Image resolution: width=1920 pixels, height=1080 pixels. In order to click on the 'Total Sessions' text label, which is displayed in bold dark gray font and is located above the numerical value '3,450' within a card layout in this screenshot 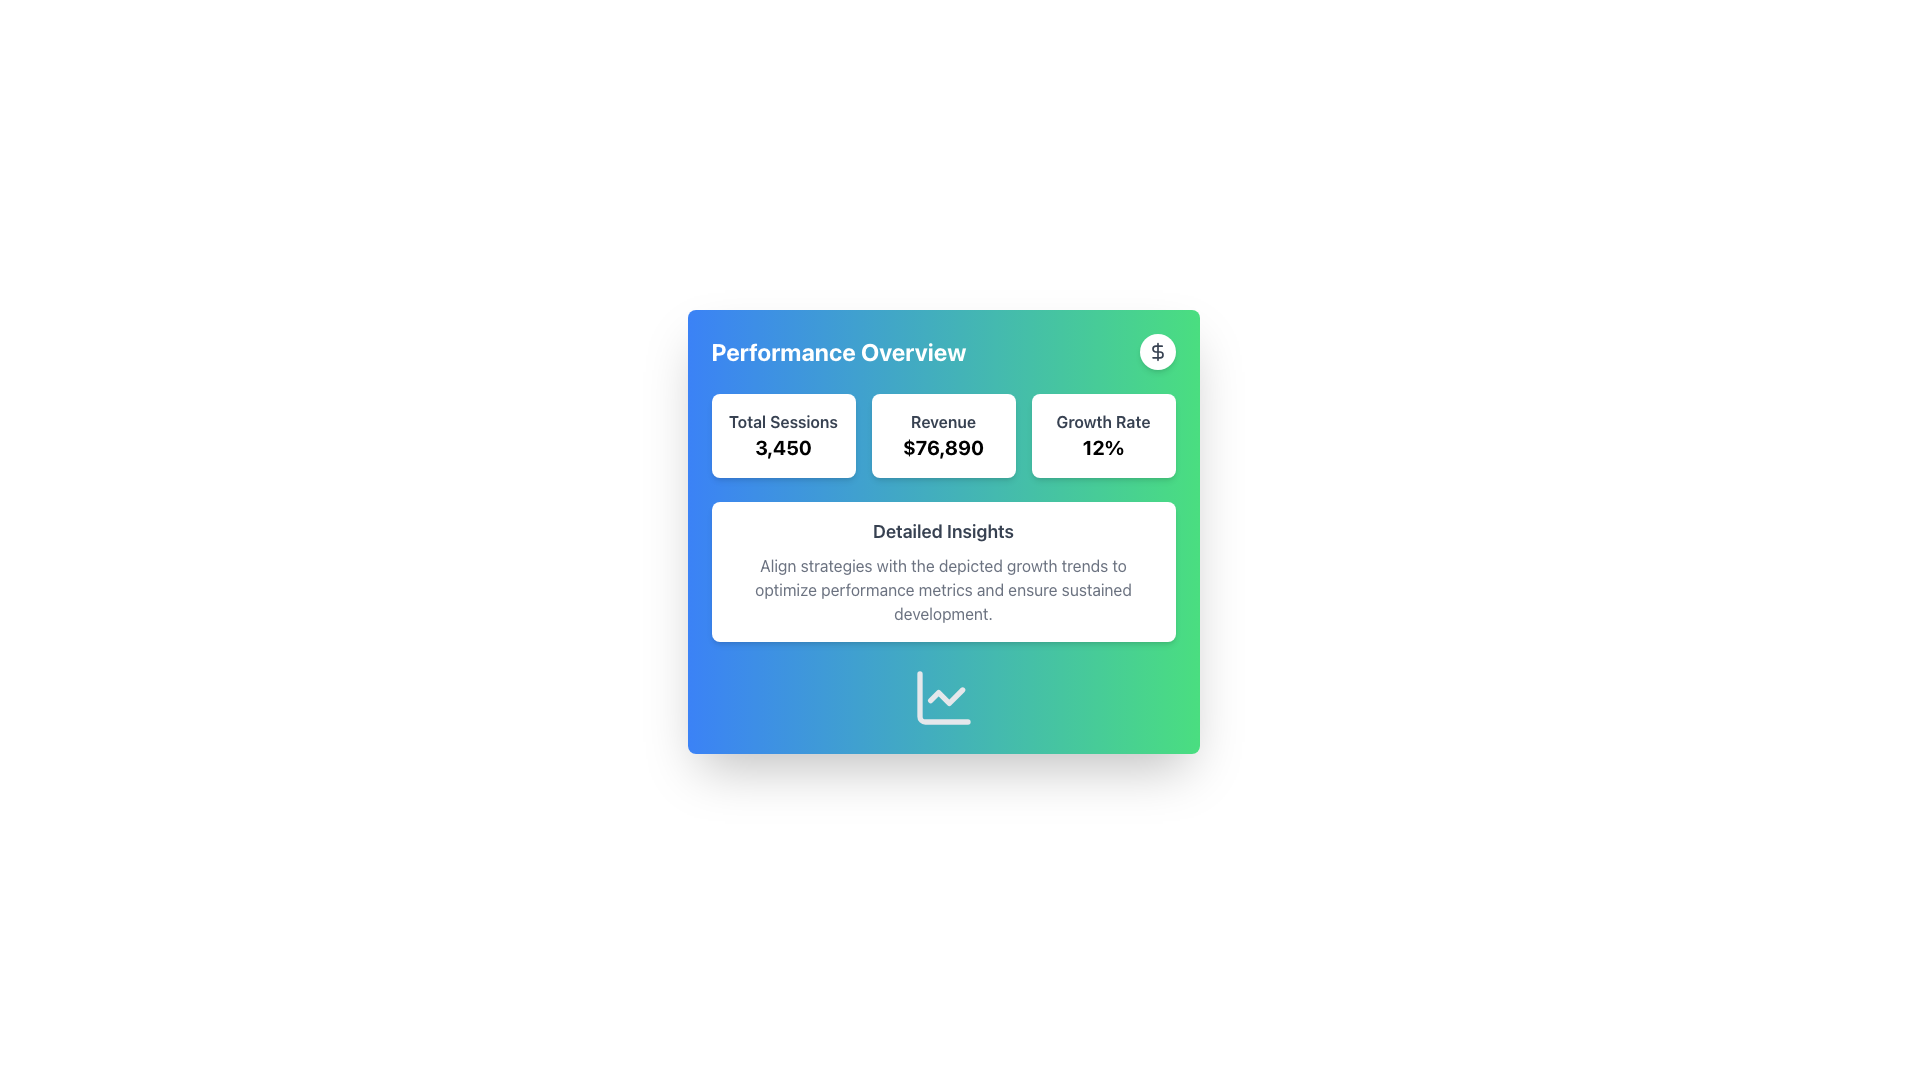, I will do `click(782, 420)`.